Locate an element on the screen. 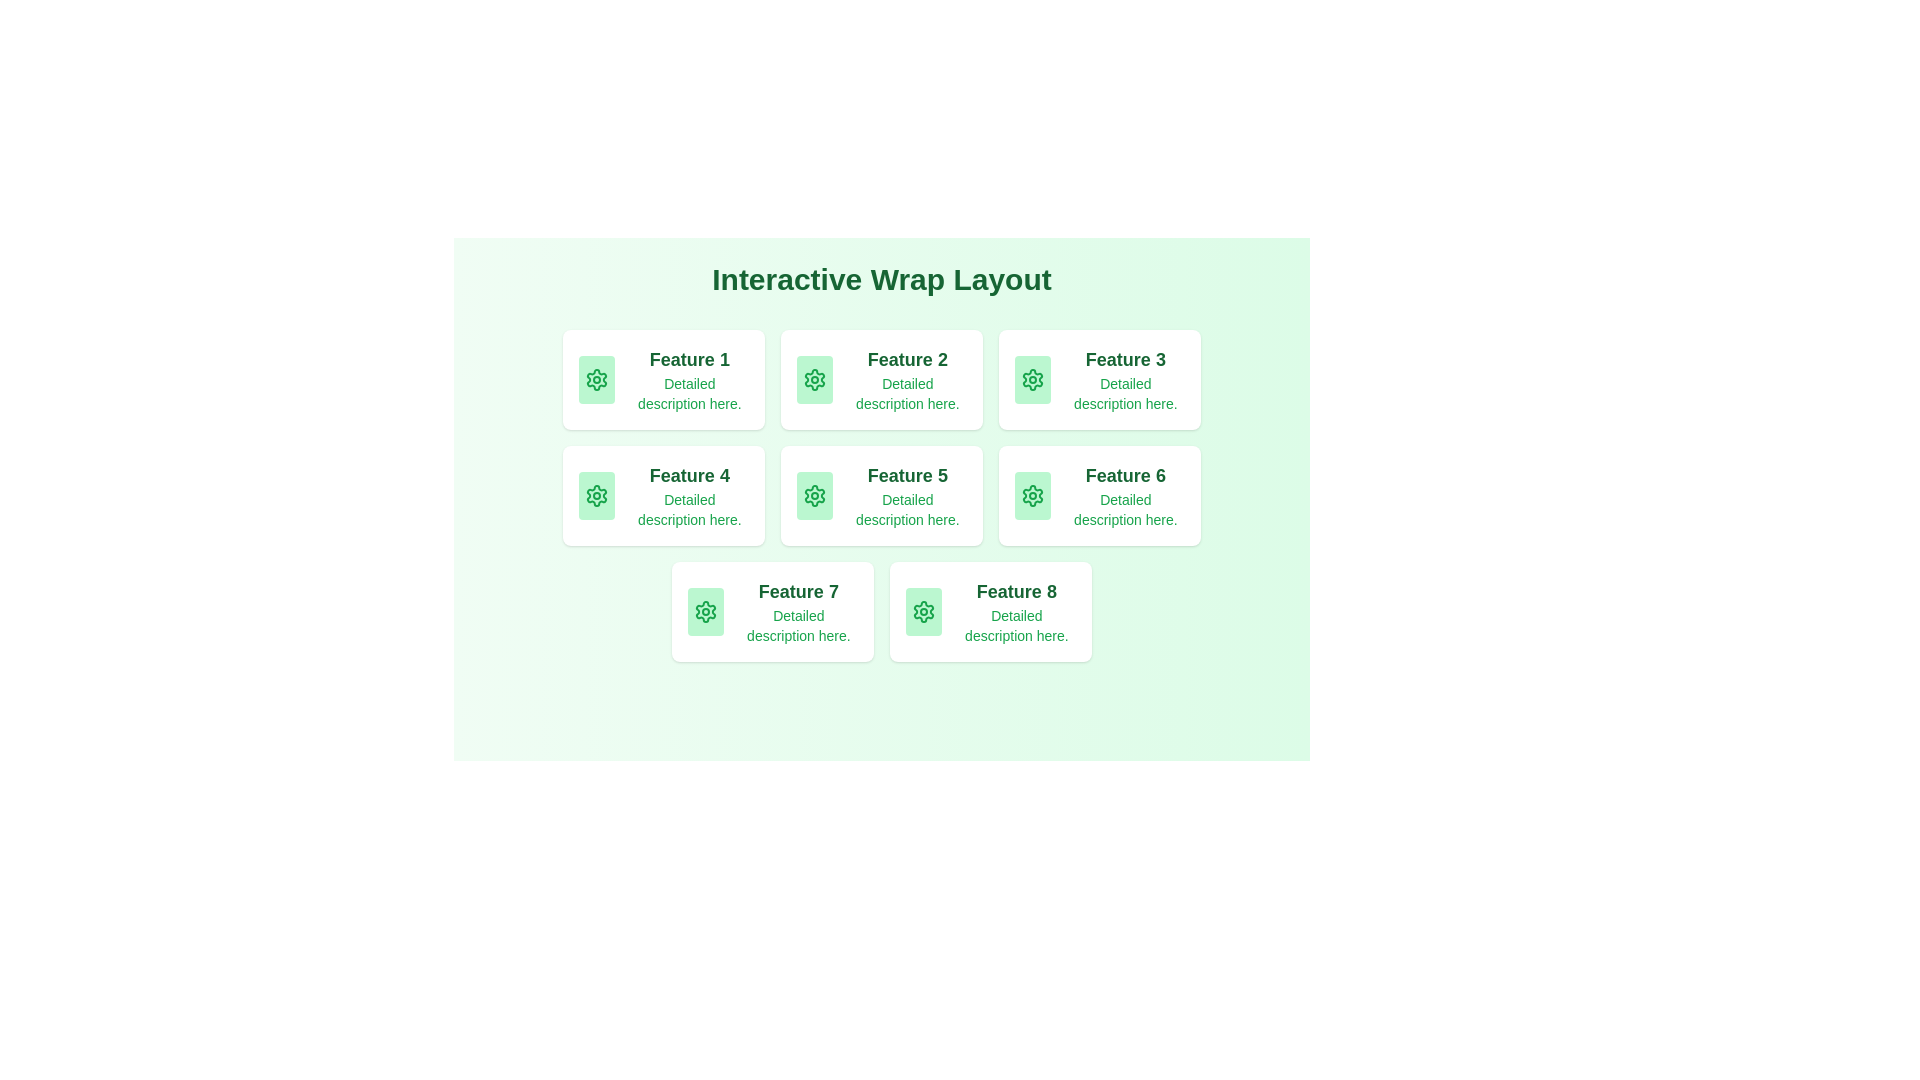 Image resolution: width=1920 pixels, height=1080 pixels. the gear/settings icon located in the middle-left of the fourth feature card is located at coordinates (595, 495).